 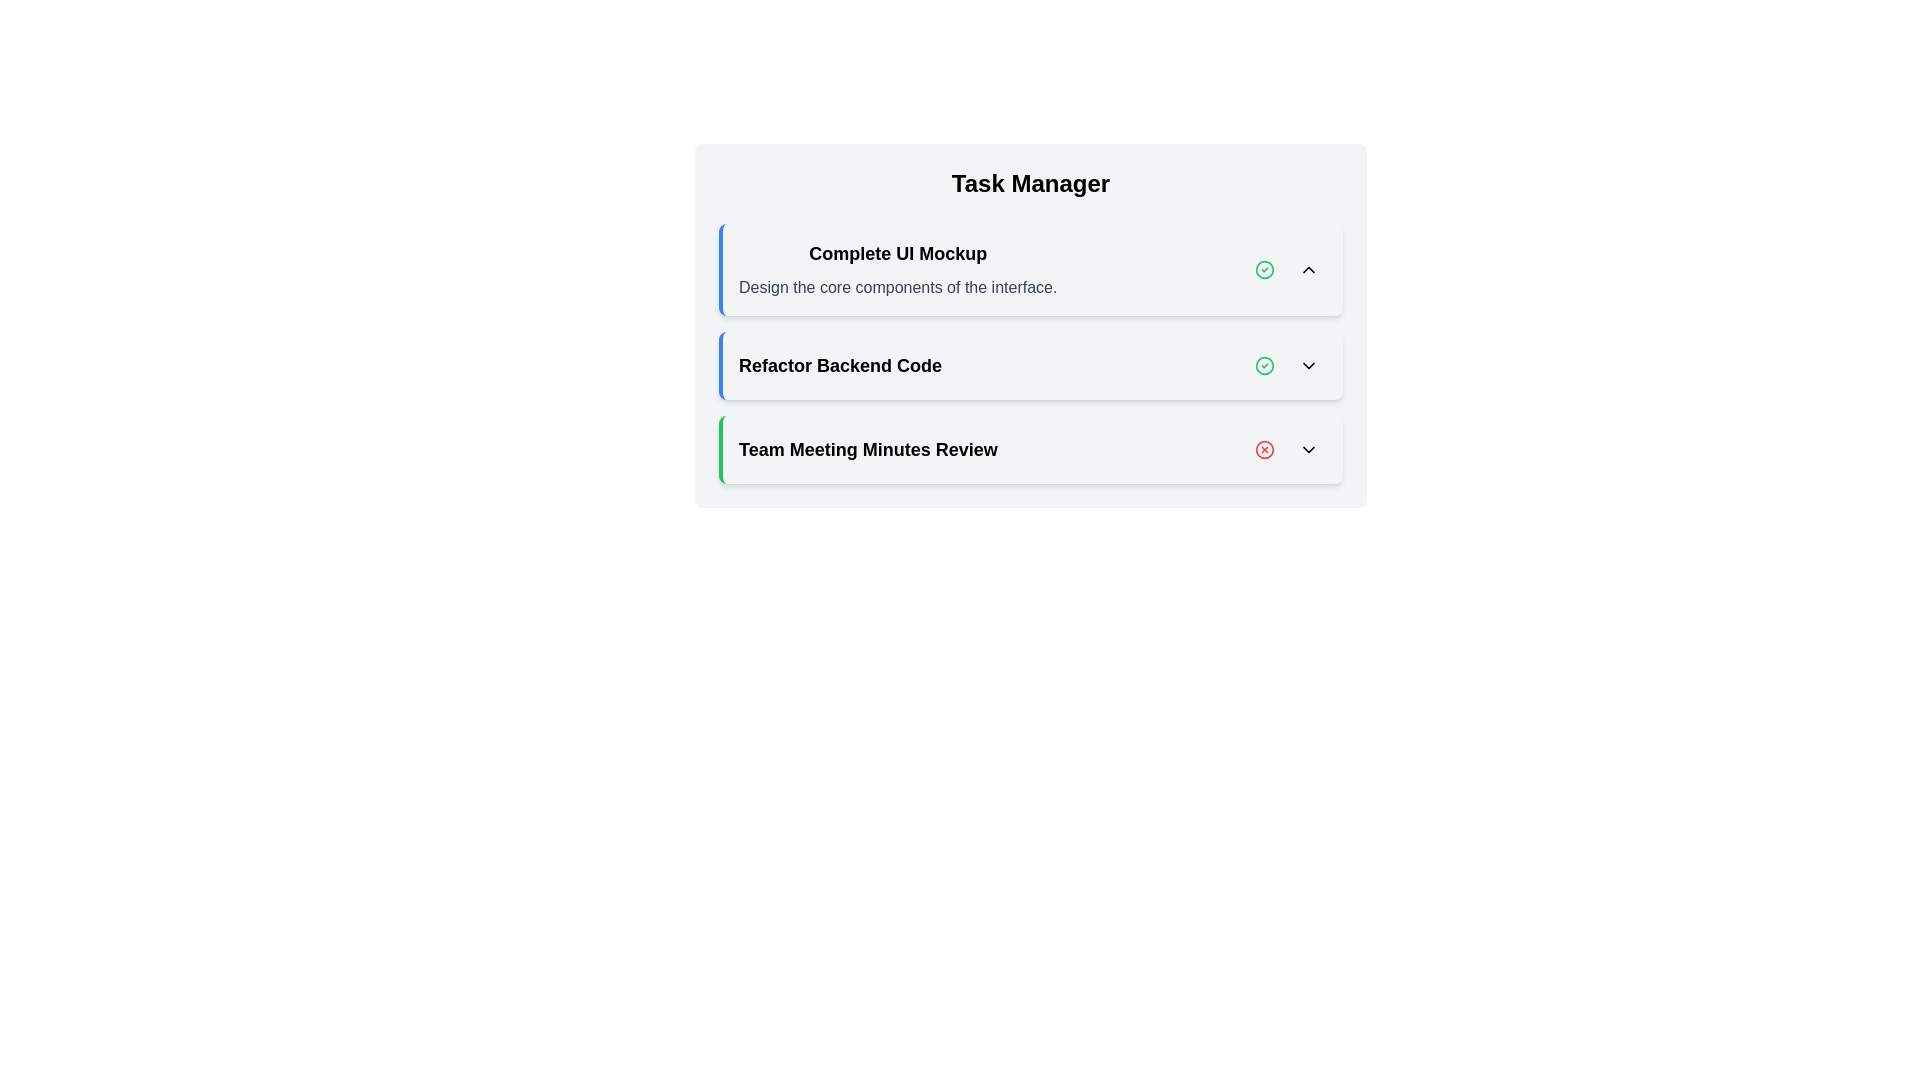 I want to click on the downwards-pointing chevron icon located inside the button at the far right of the 'Team Meeting Minutes Review' list entry, so click(x=1309, y=450).